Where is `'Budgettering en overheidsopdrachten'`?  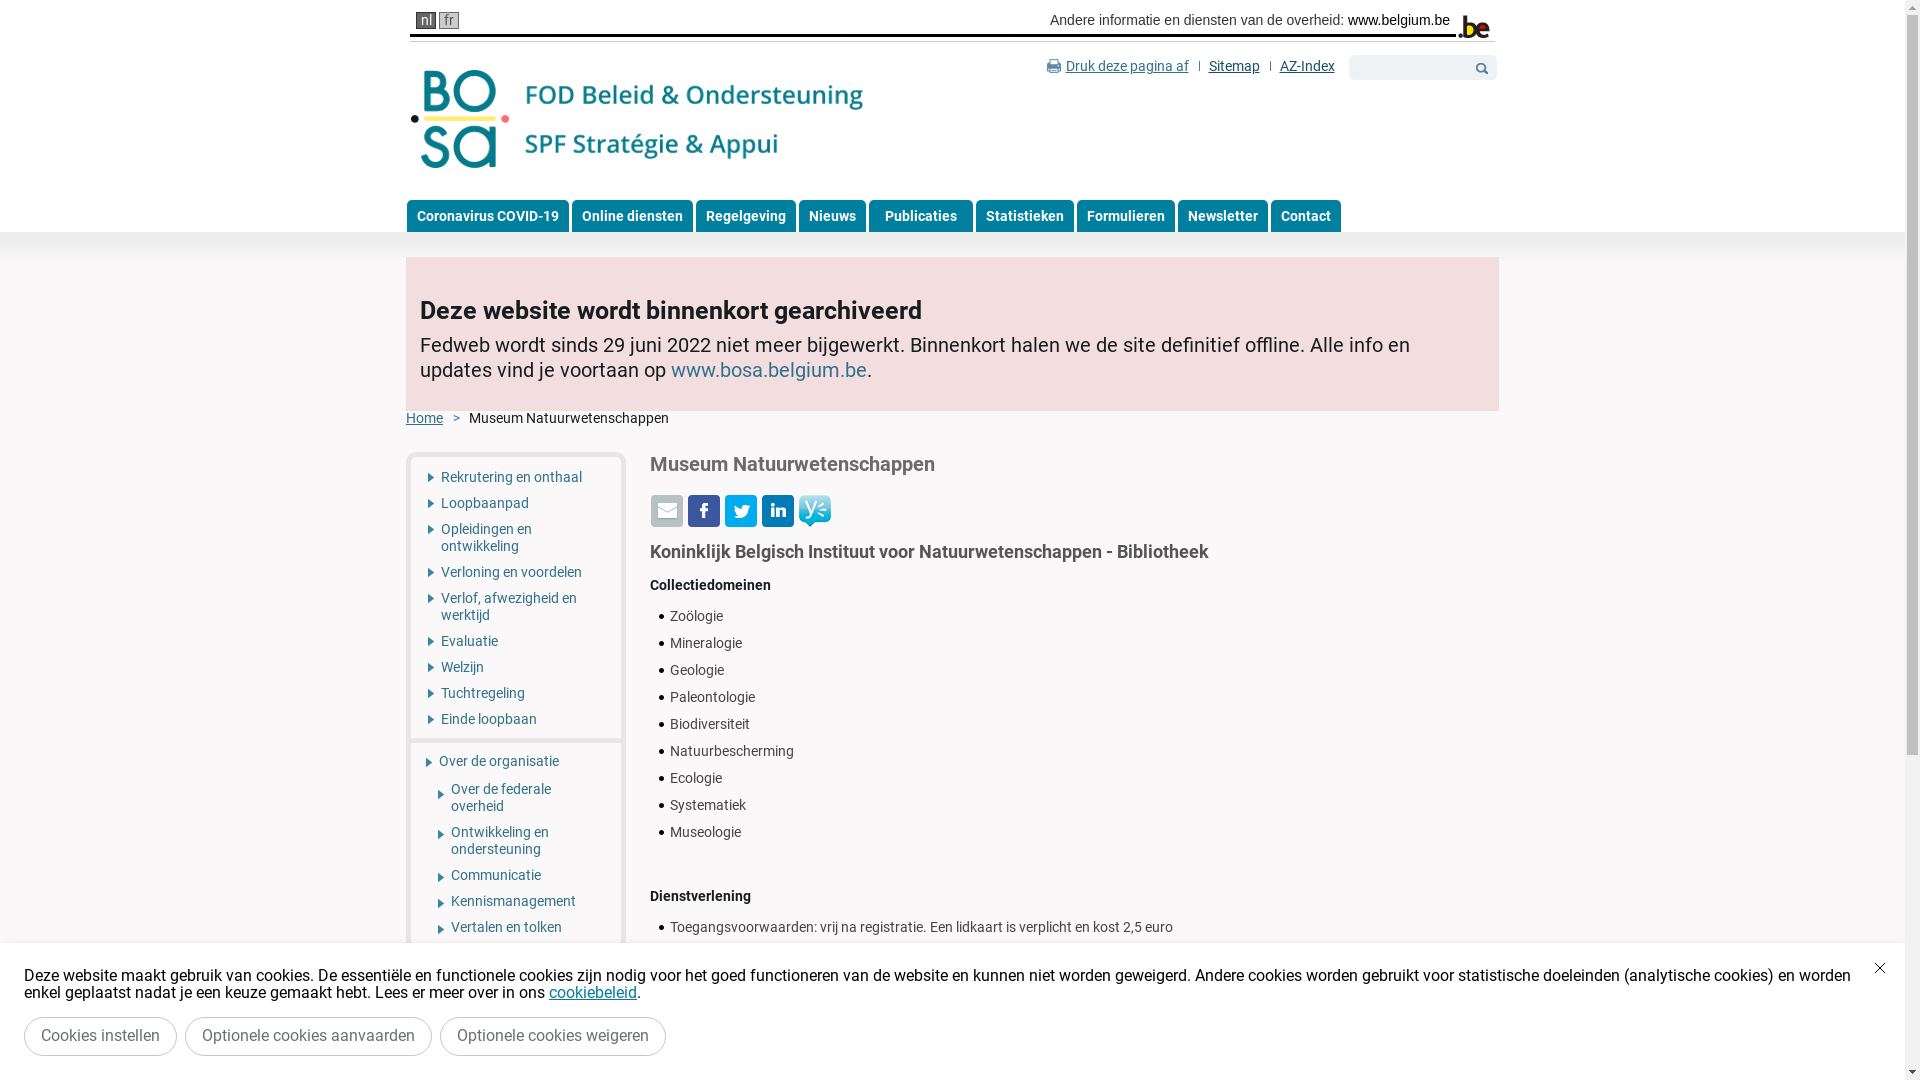
'Budgettering en overheidsopdrachten' is located at coordinates (515, 986).